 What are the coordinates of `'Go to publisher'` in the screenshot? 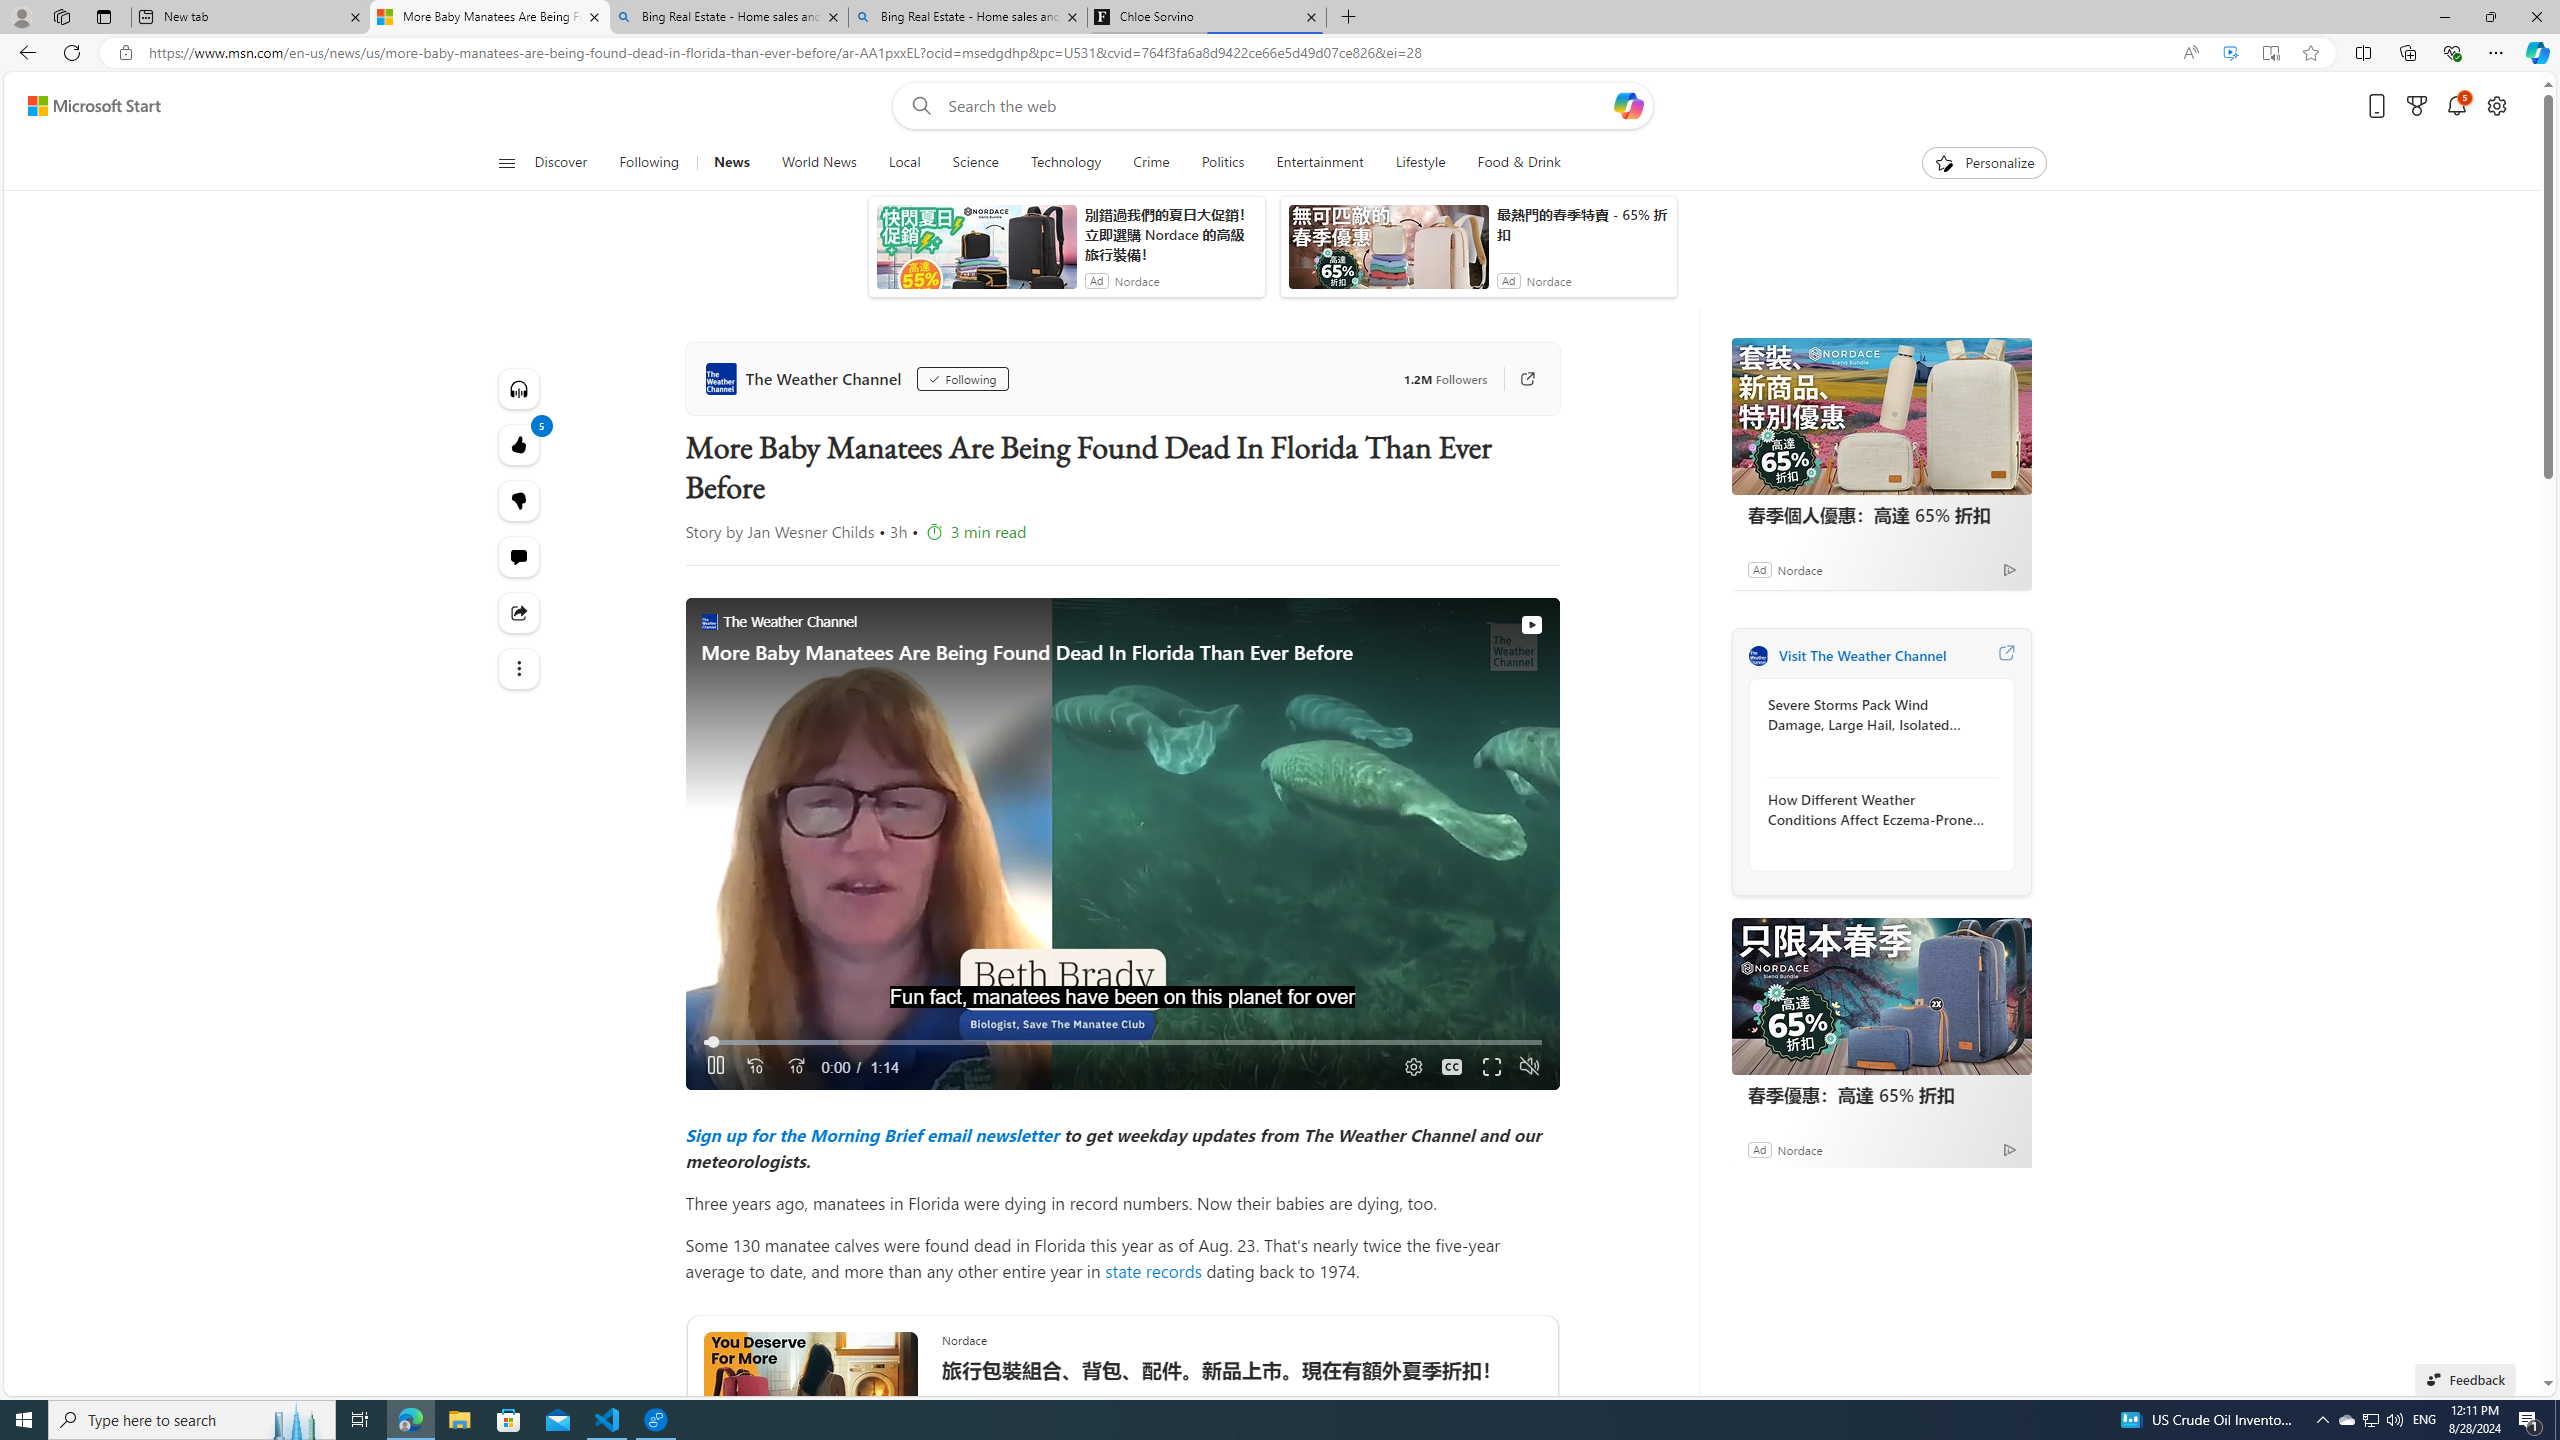 It's located at (1517, 379).